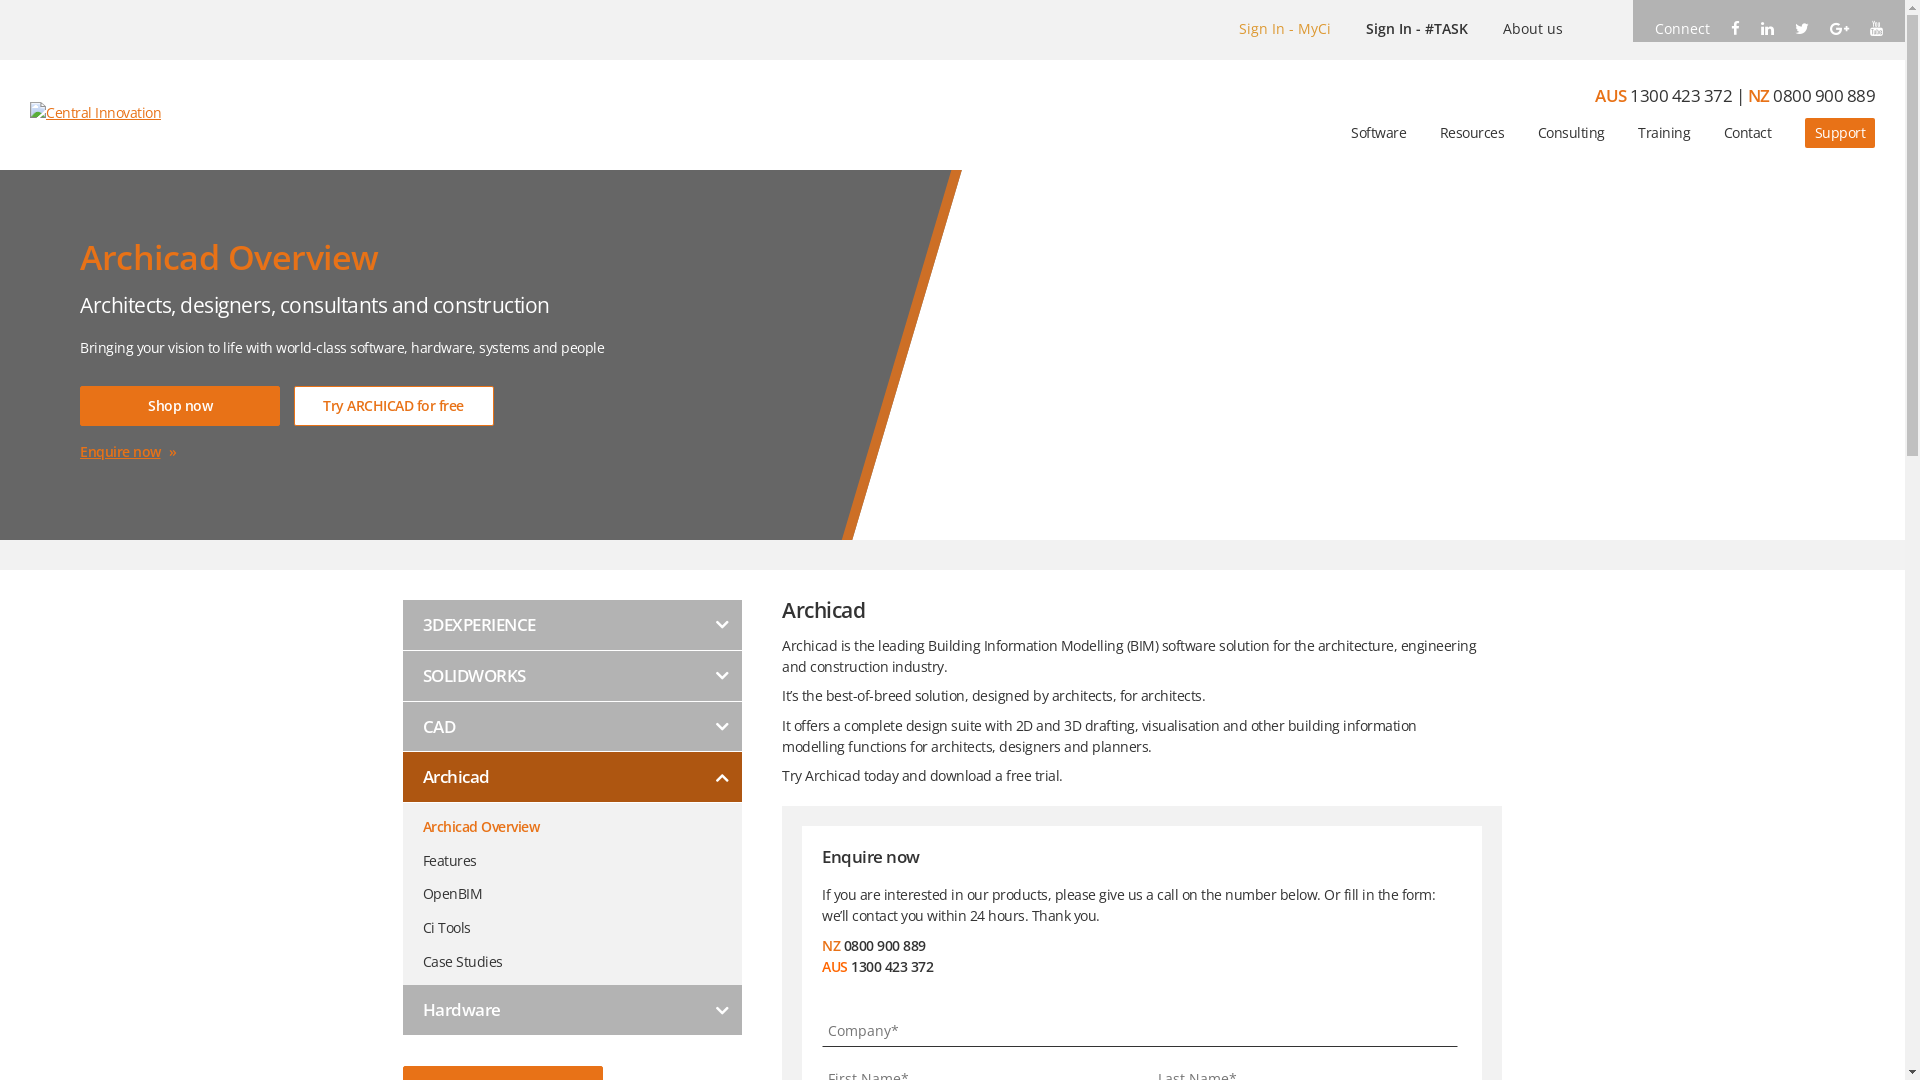  What do you see at coordinates (1630, 95) in the screenshot?
I see `'1300 423 372'` at bounding box center [1630, 95].